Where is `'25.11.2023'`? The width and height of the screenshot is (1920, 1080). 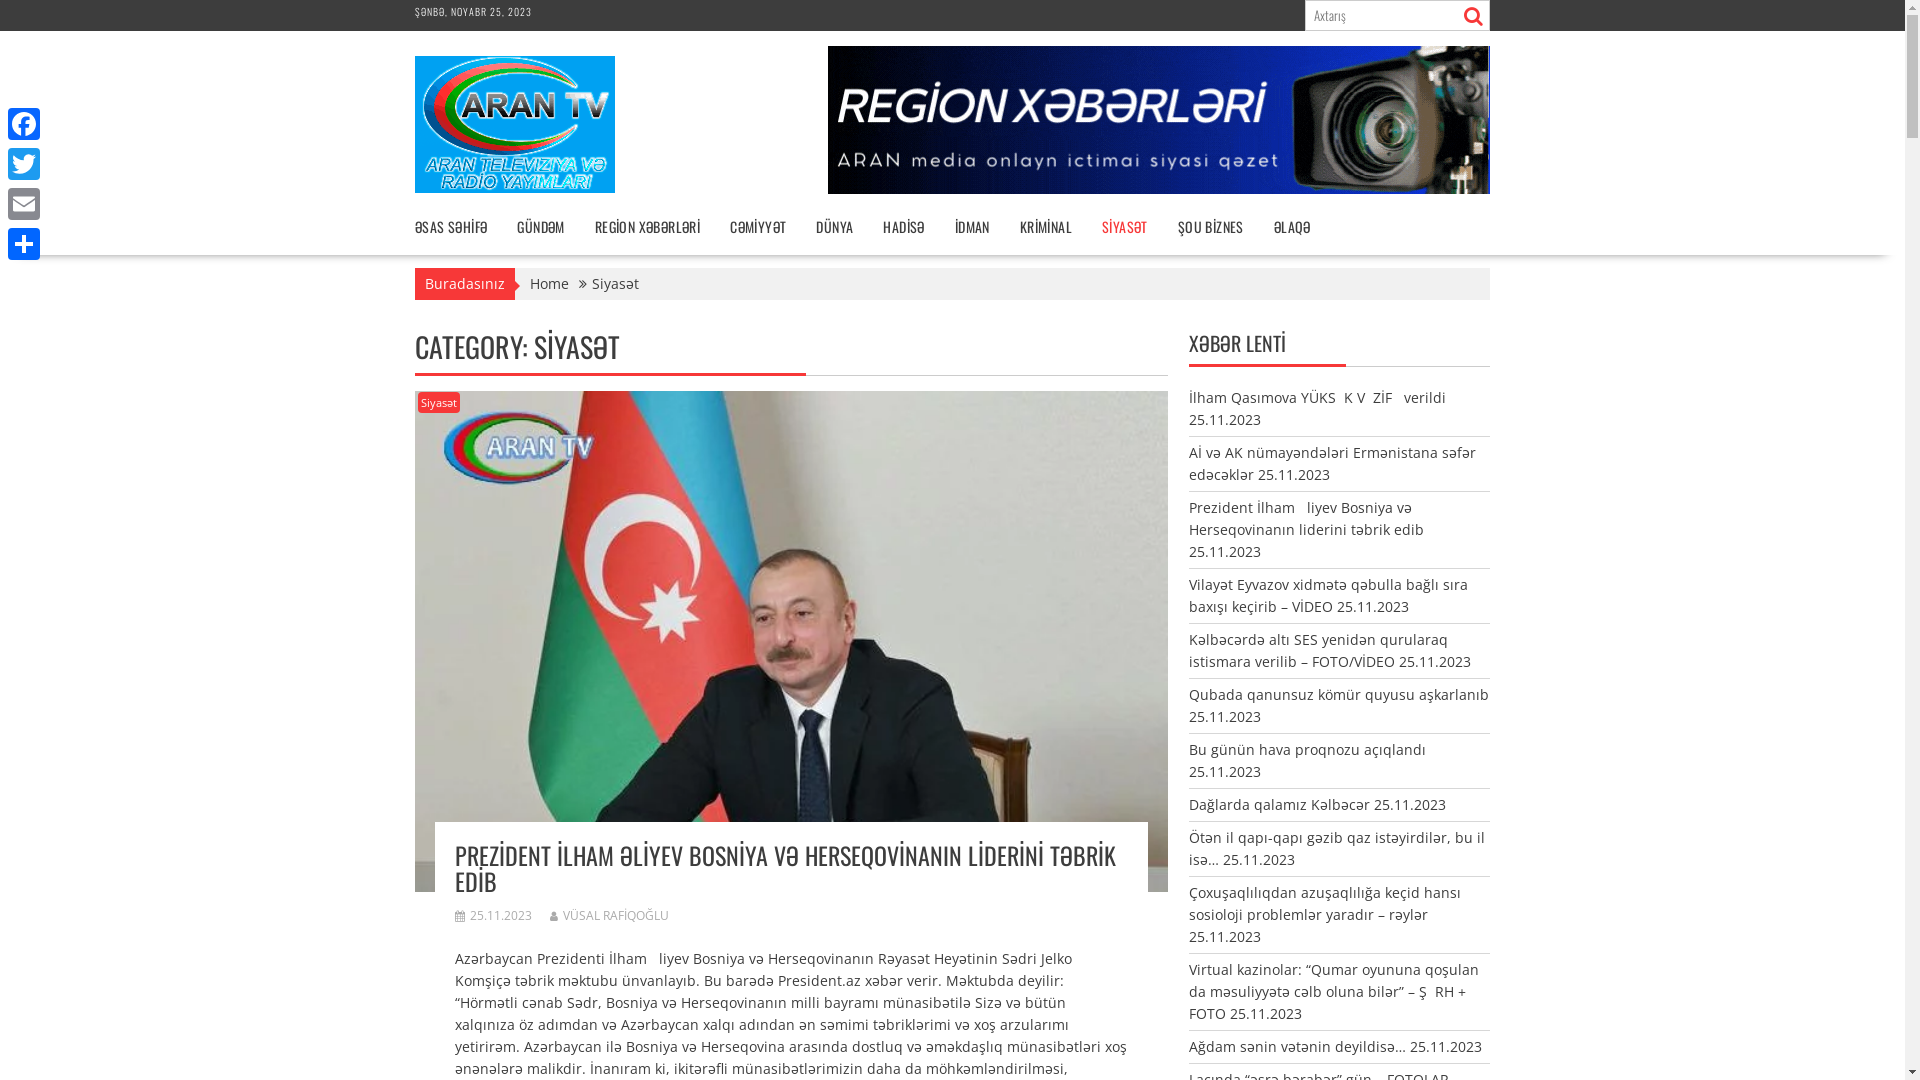 '25.11.2023' is located at coordinates (454, 915).